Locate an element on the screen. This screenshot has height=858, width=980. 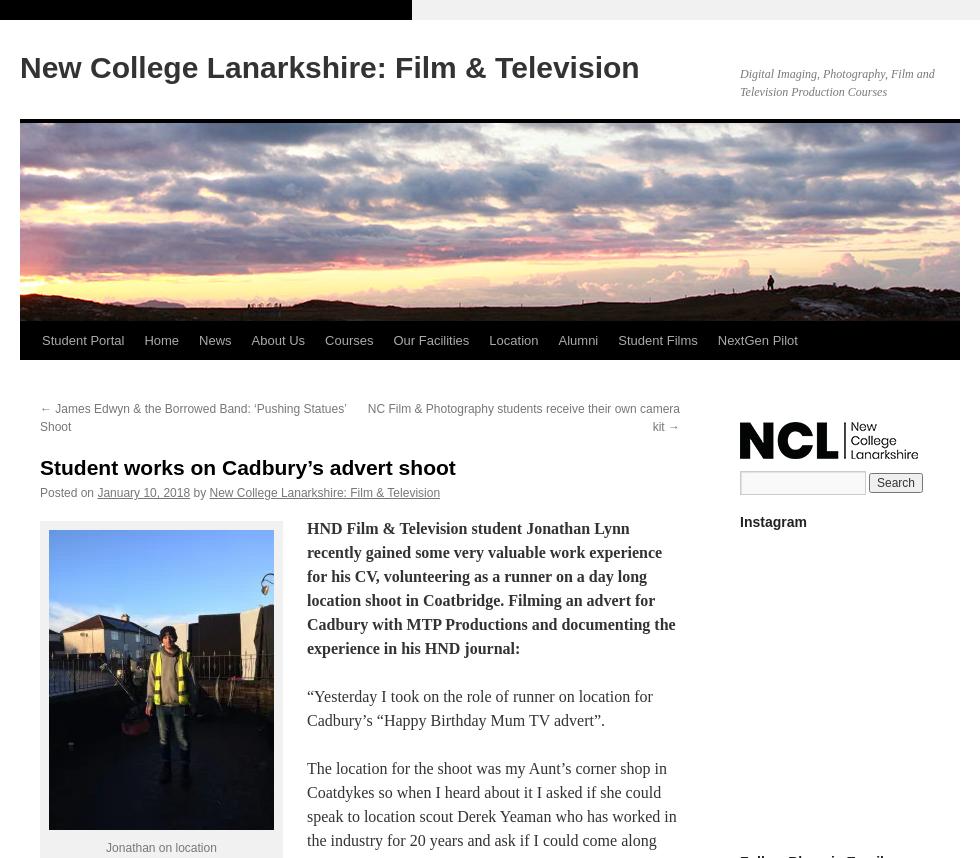
'James Edwyn & the Borrowed Band: ‘Pushing Statues’ Shoot' is located at coordinates (192, 417).